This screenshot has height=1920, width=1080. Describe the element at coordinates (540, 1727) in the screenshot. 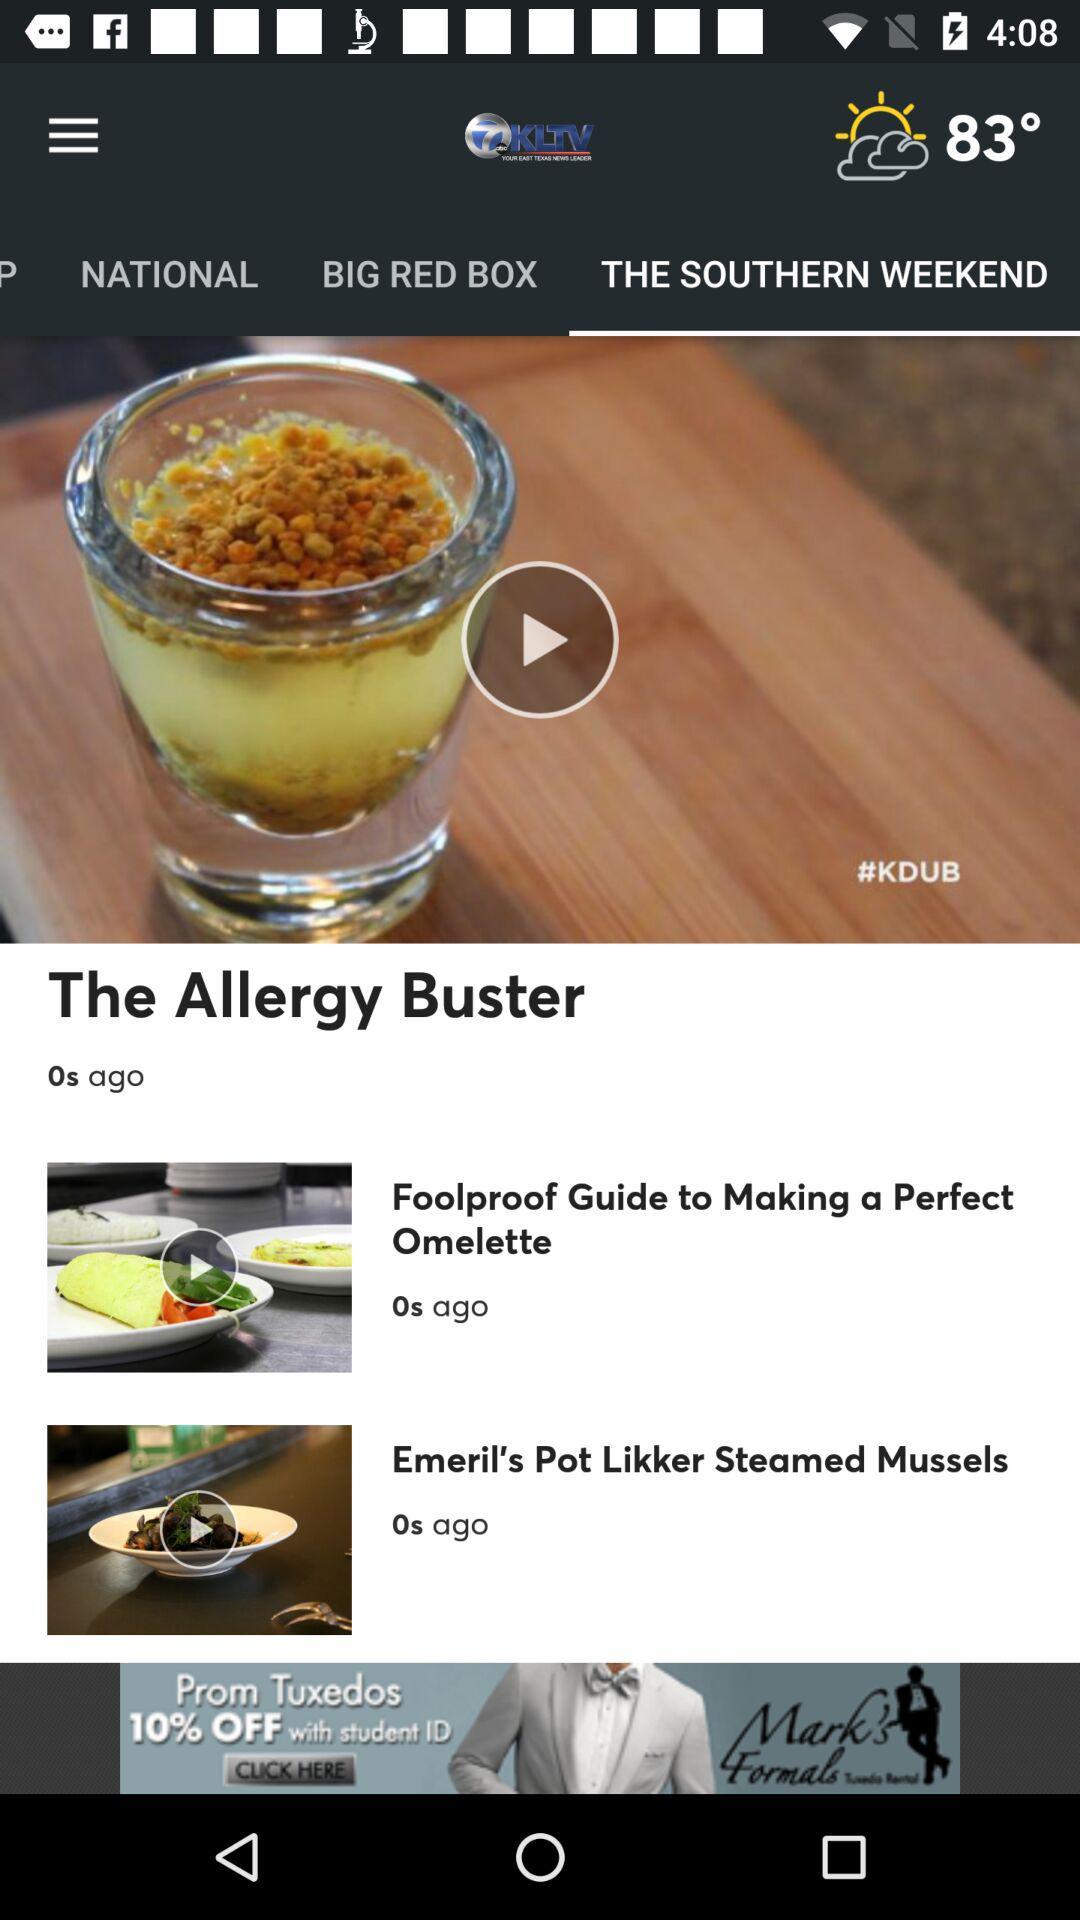

I see `open the advertisement link` at that location.